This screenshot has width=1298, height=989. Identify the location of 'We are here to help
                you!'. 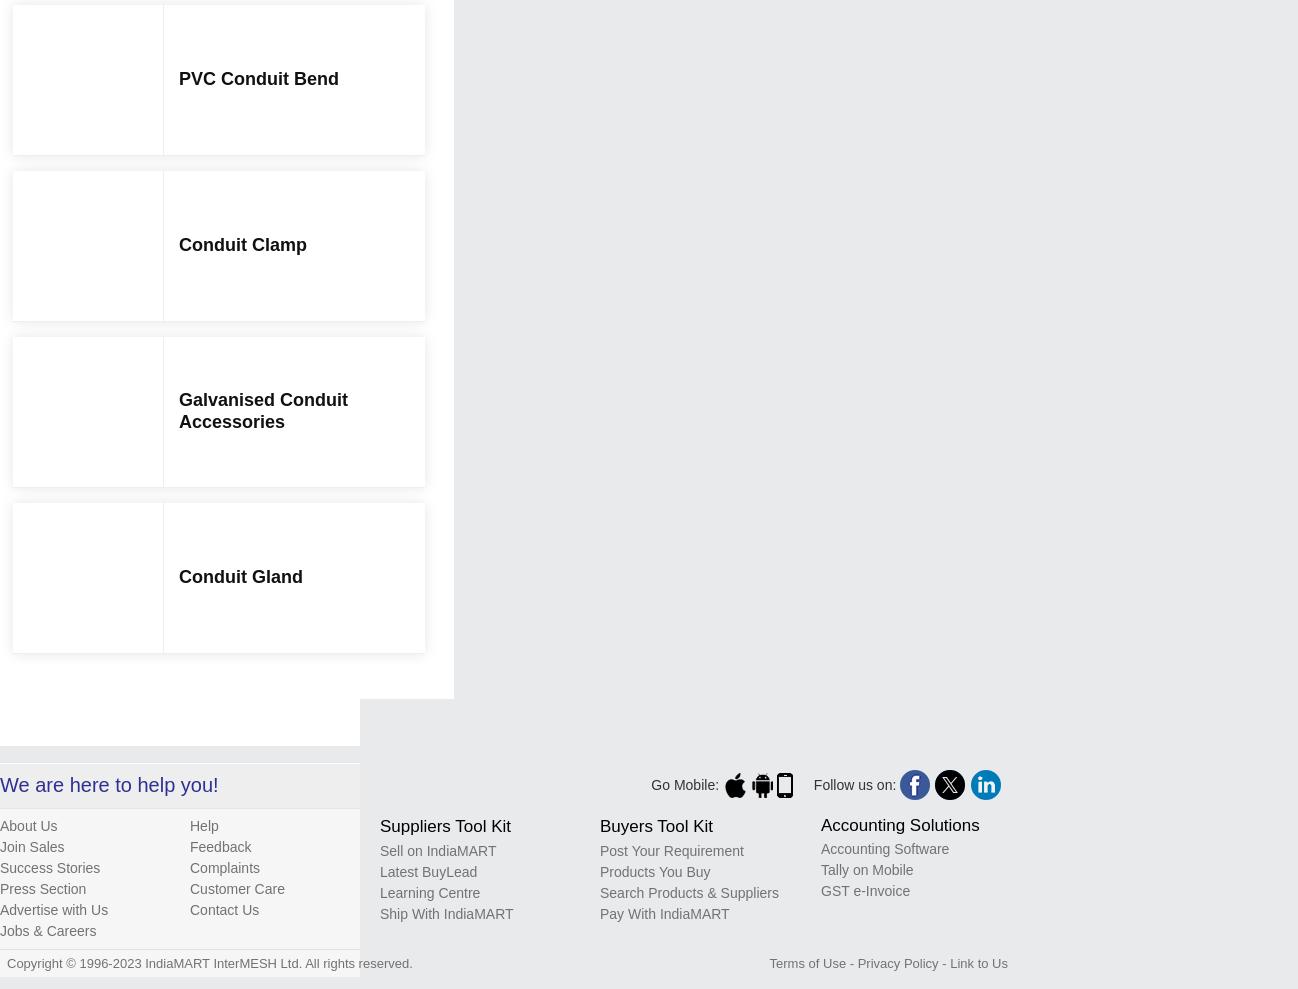
(109, 782).